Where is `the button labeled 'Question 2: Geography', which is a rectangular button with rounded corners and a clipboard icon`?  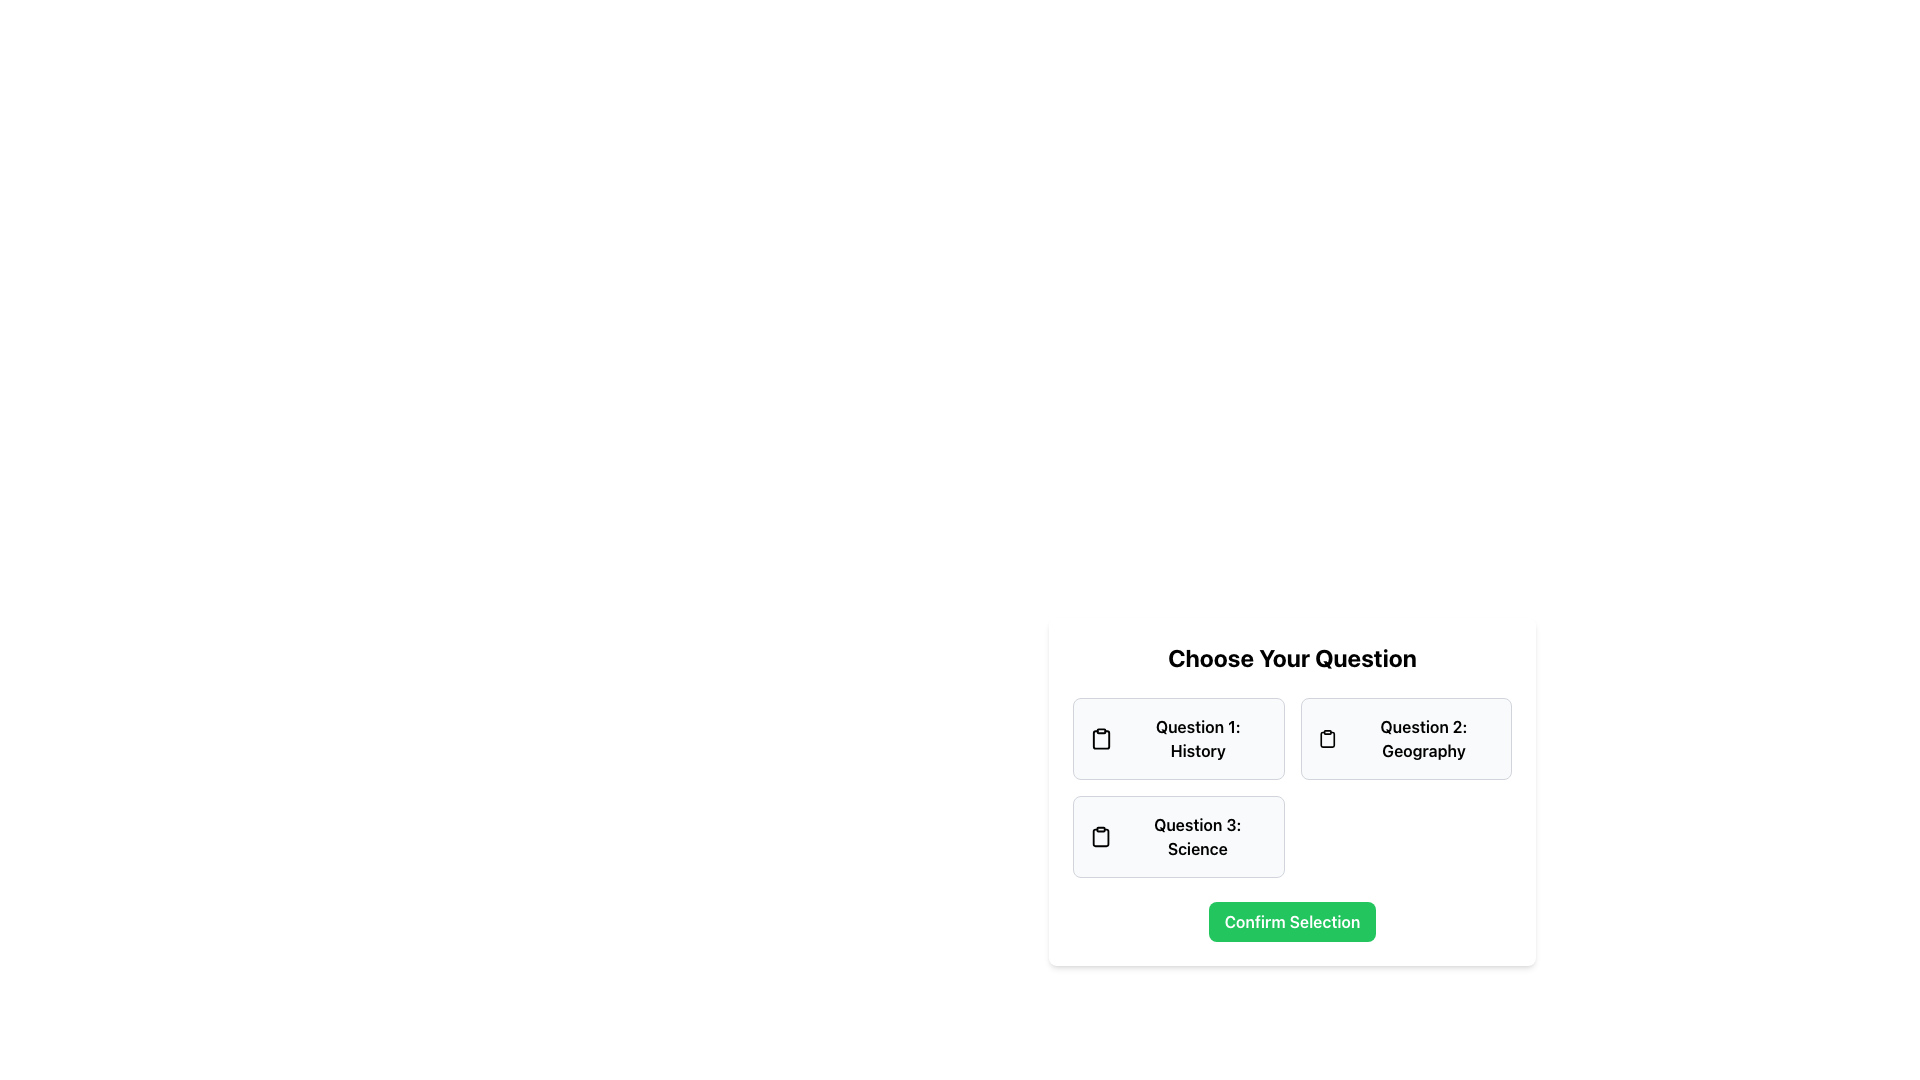 the button labeled 'Question 2: Geography', which is a rectangular button with rounded corners and a clipboard icon is located at coordinates (1405, 739).